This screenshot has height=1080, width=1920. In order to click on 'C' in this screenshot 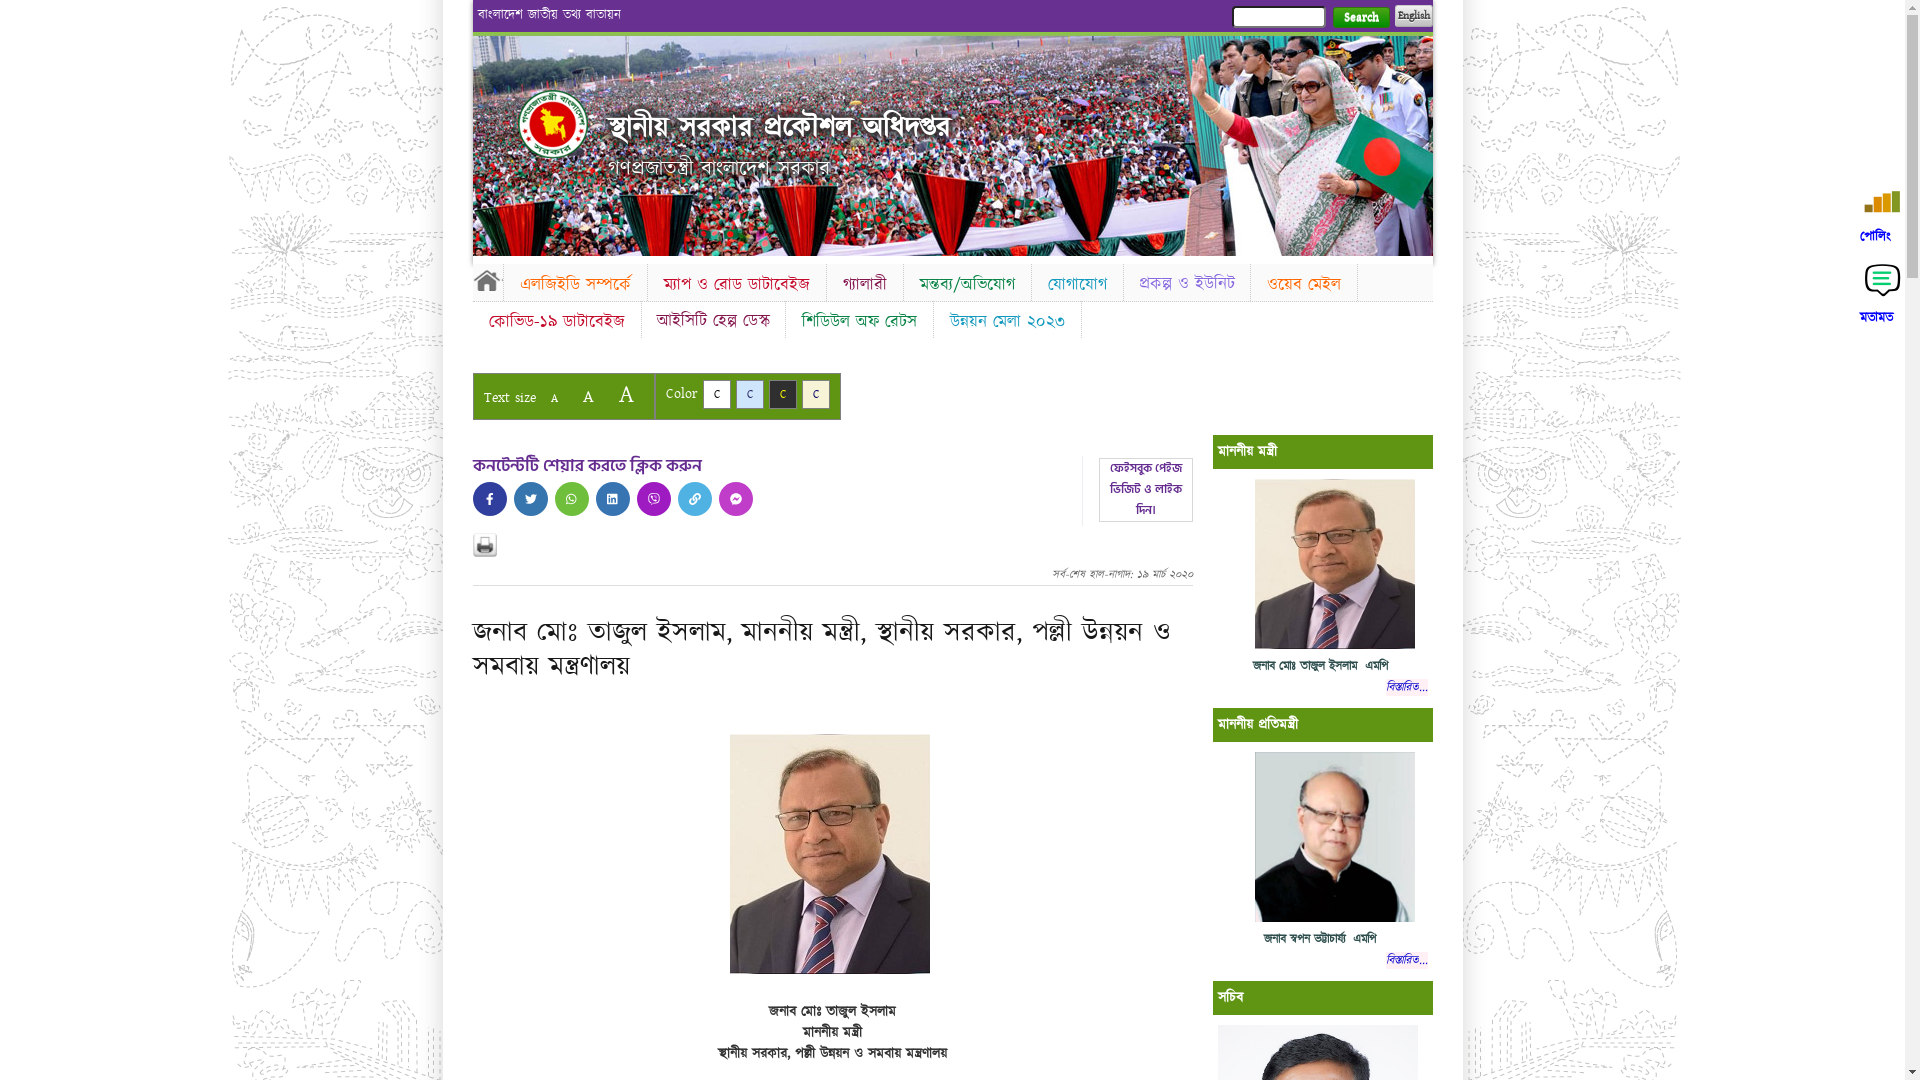, I will do `click(801, 394)`.